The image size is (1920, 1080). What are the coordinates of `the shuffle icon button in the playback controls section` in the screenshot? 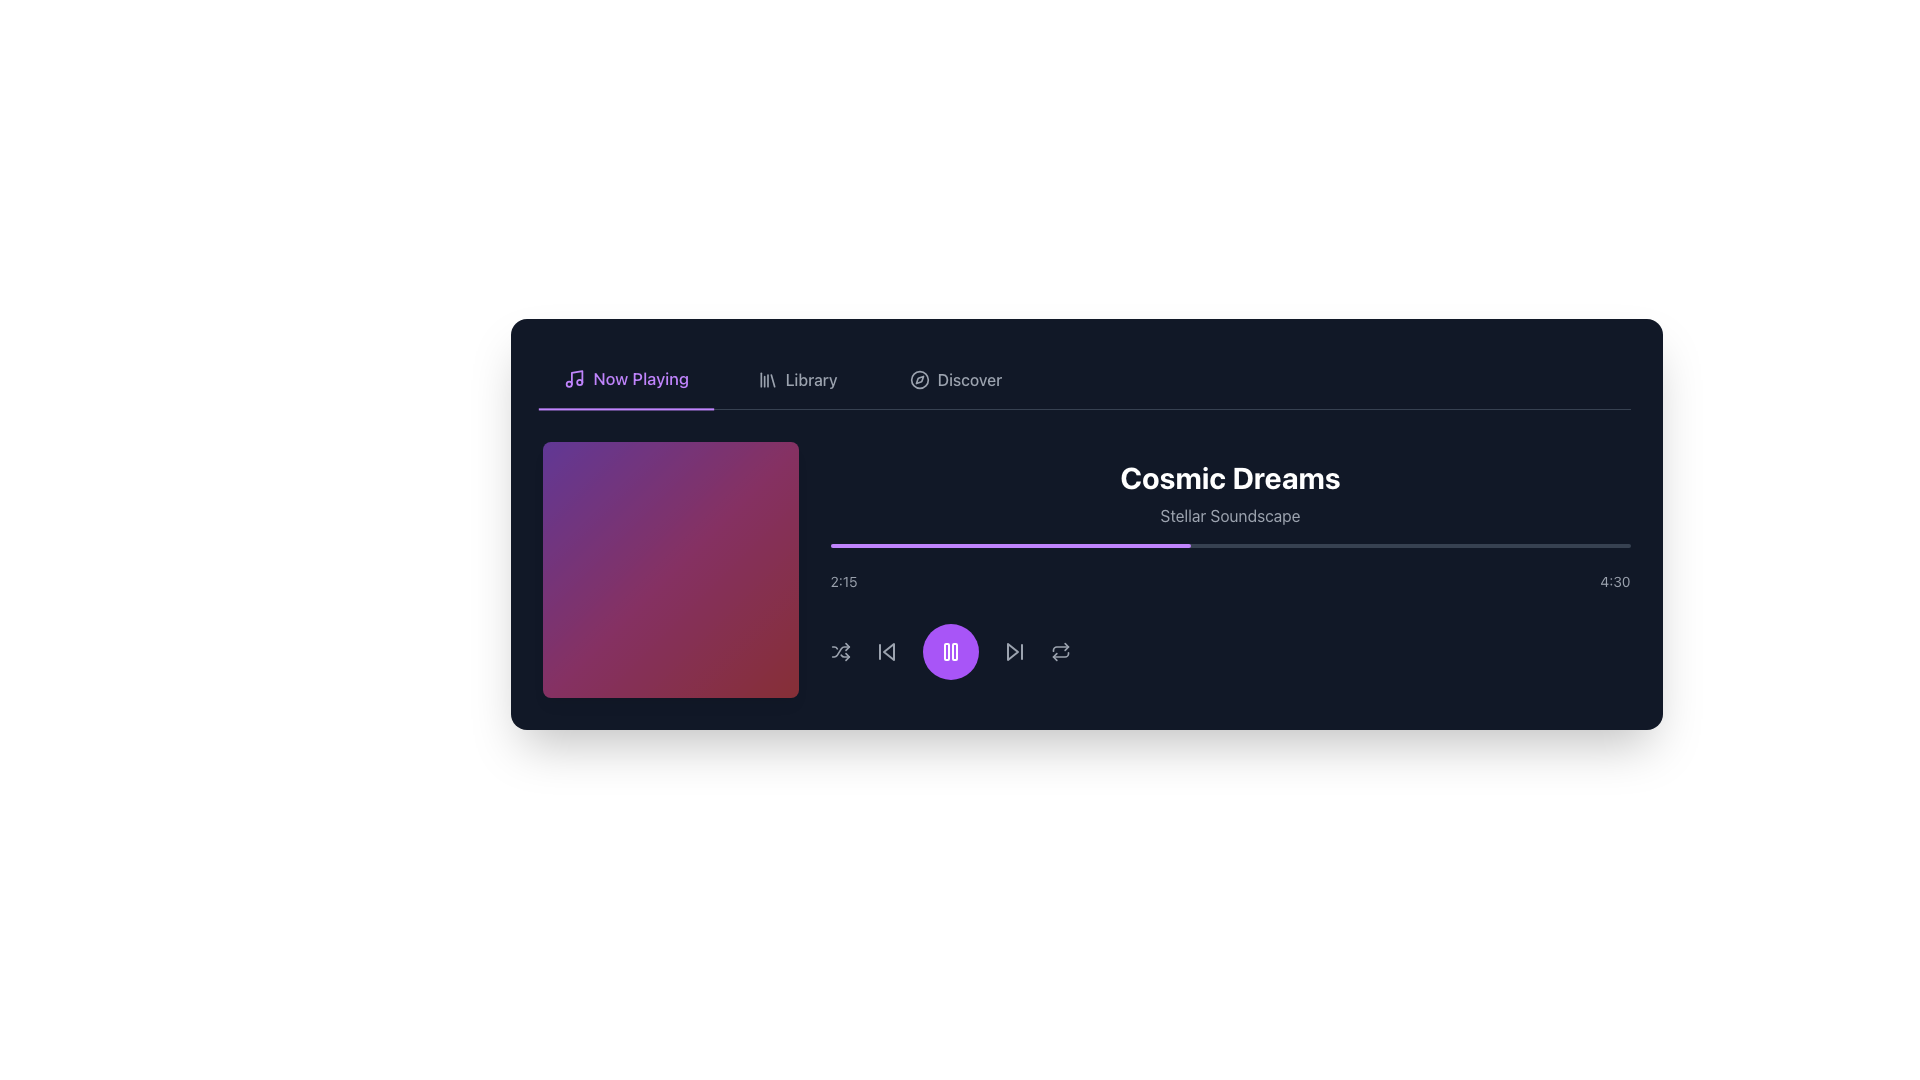 It's located at (840, 651).